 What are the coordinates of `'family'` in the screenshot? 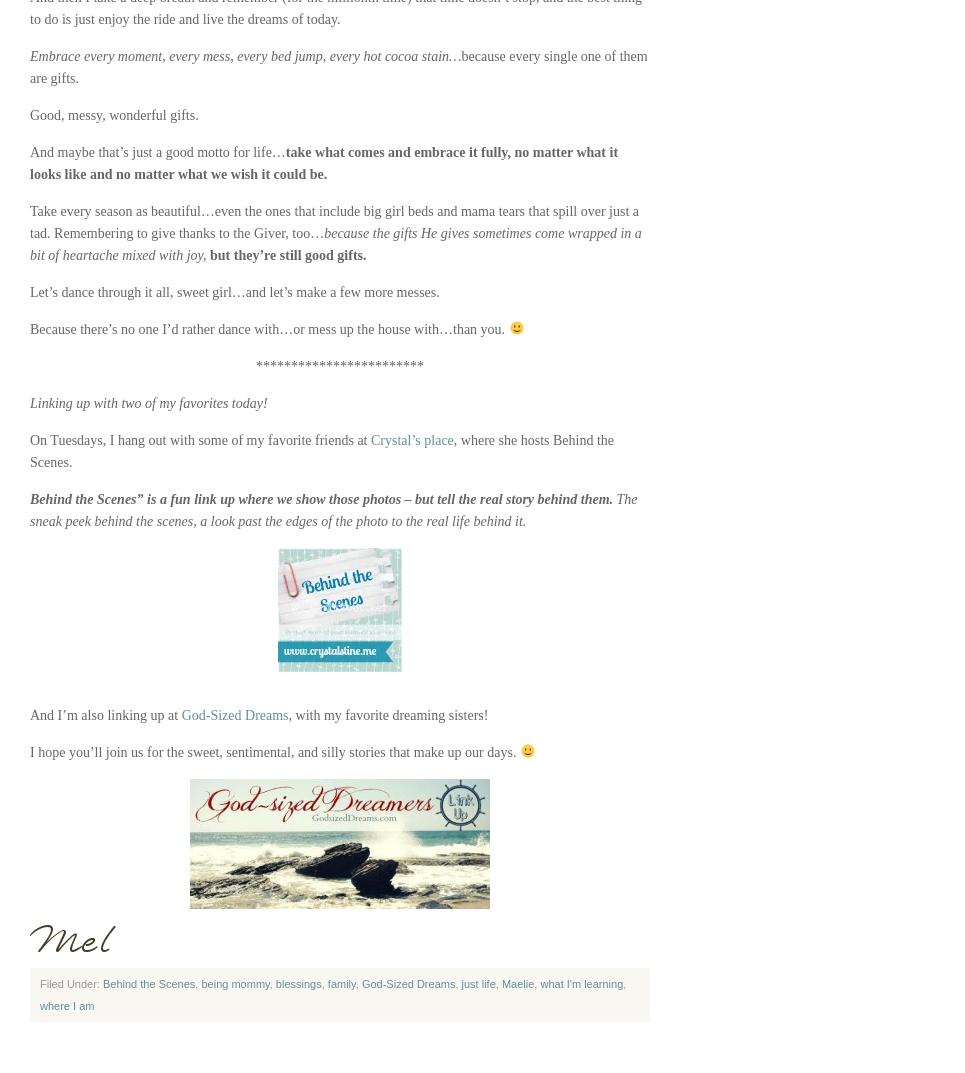 It's located at (341, 983).